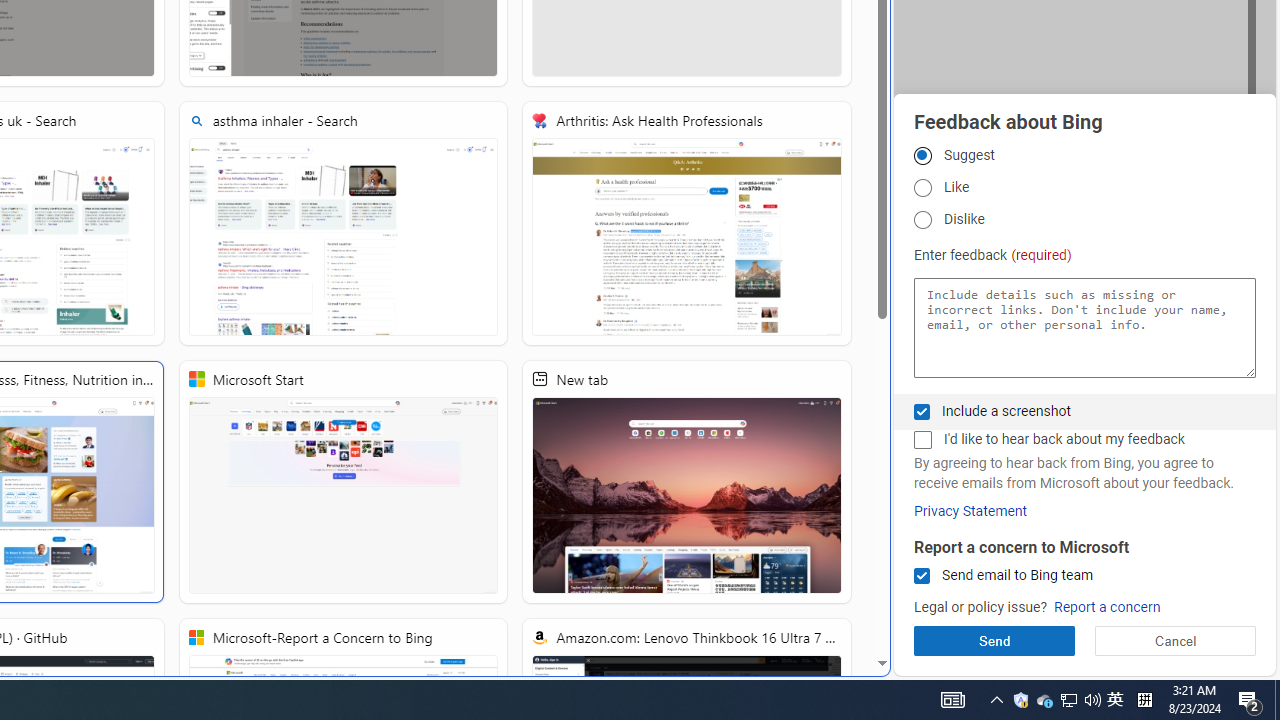 The height and width of the screenshot is (720, 1280). What do you see at coordinates (994, 640) in the screenshot?
I see `'Send'` at bounding box center [994, 640].